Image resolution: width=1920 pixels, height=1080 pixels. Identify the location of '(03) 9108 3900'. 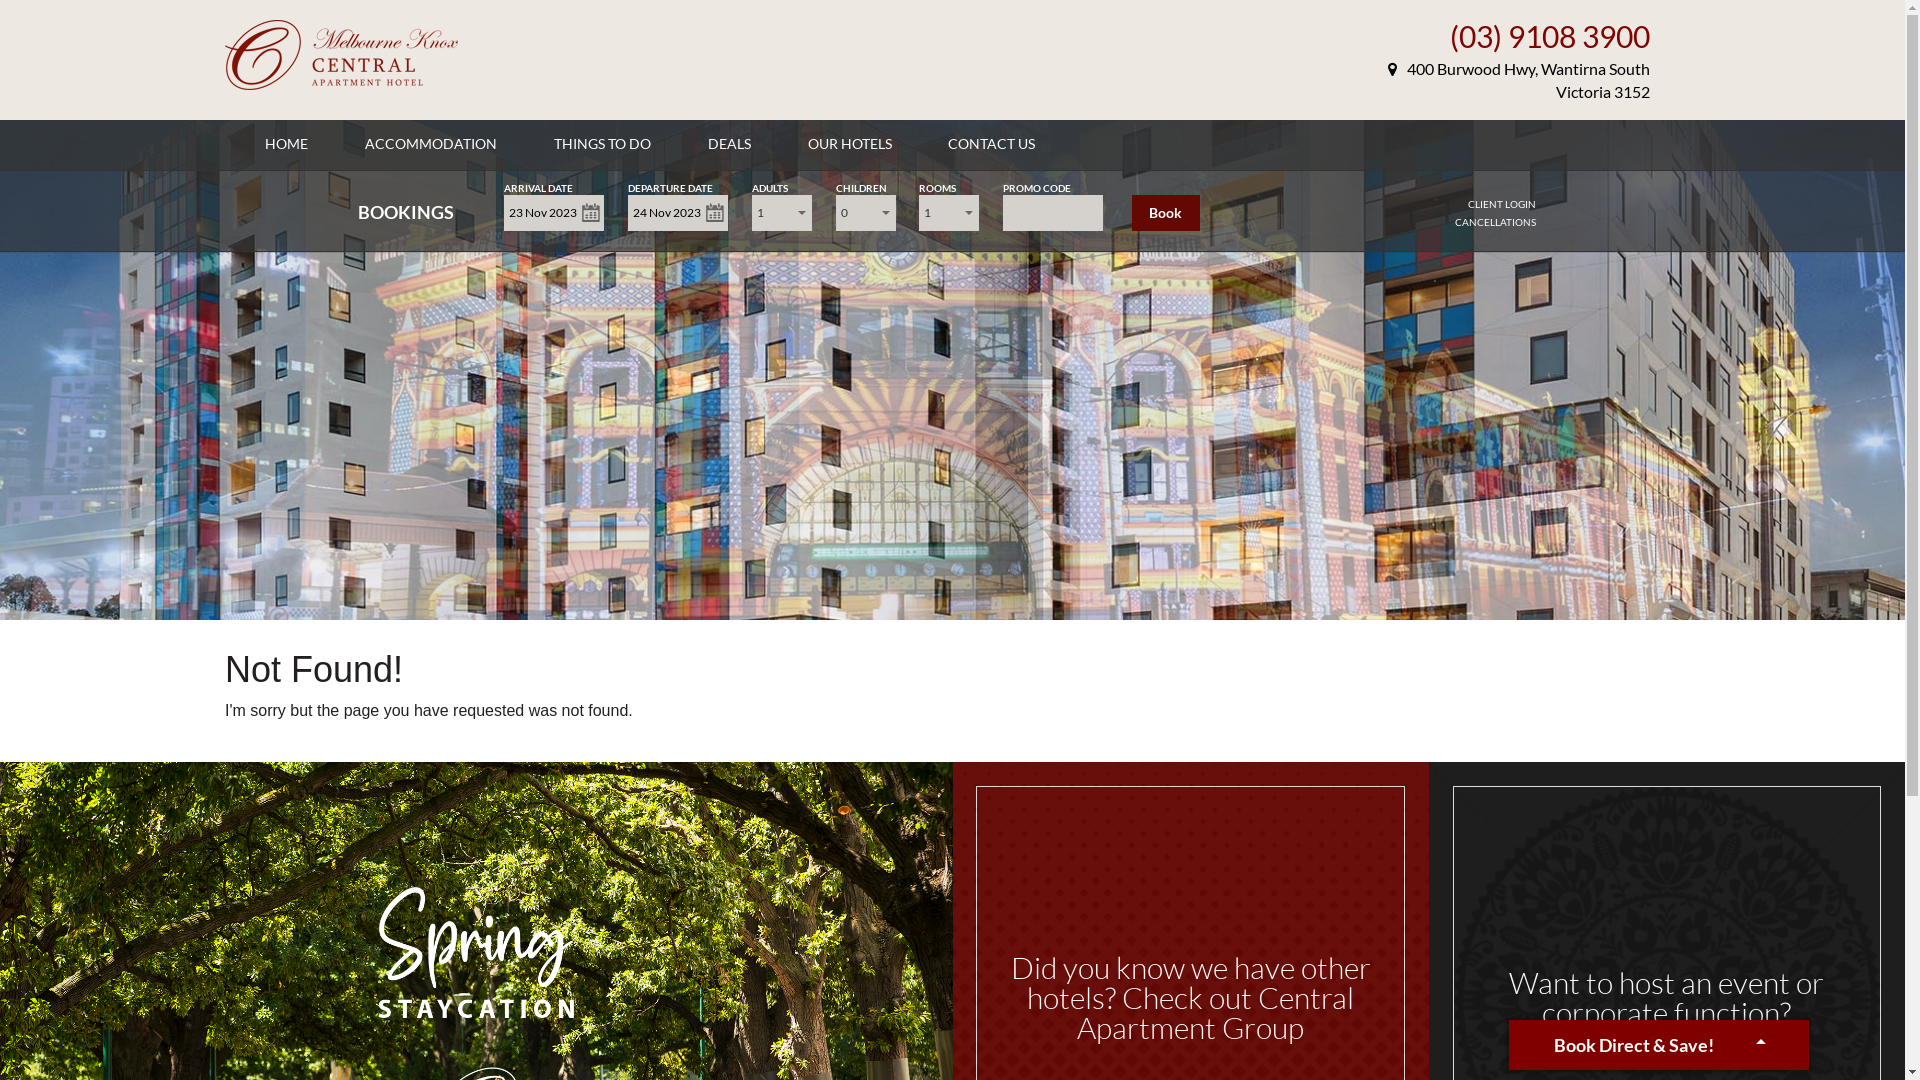
(1549, 35).